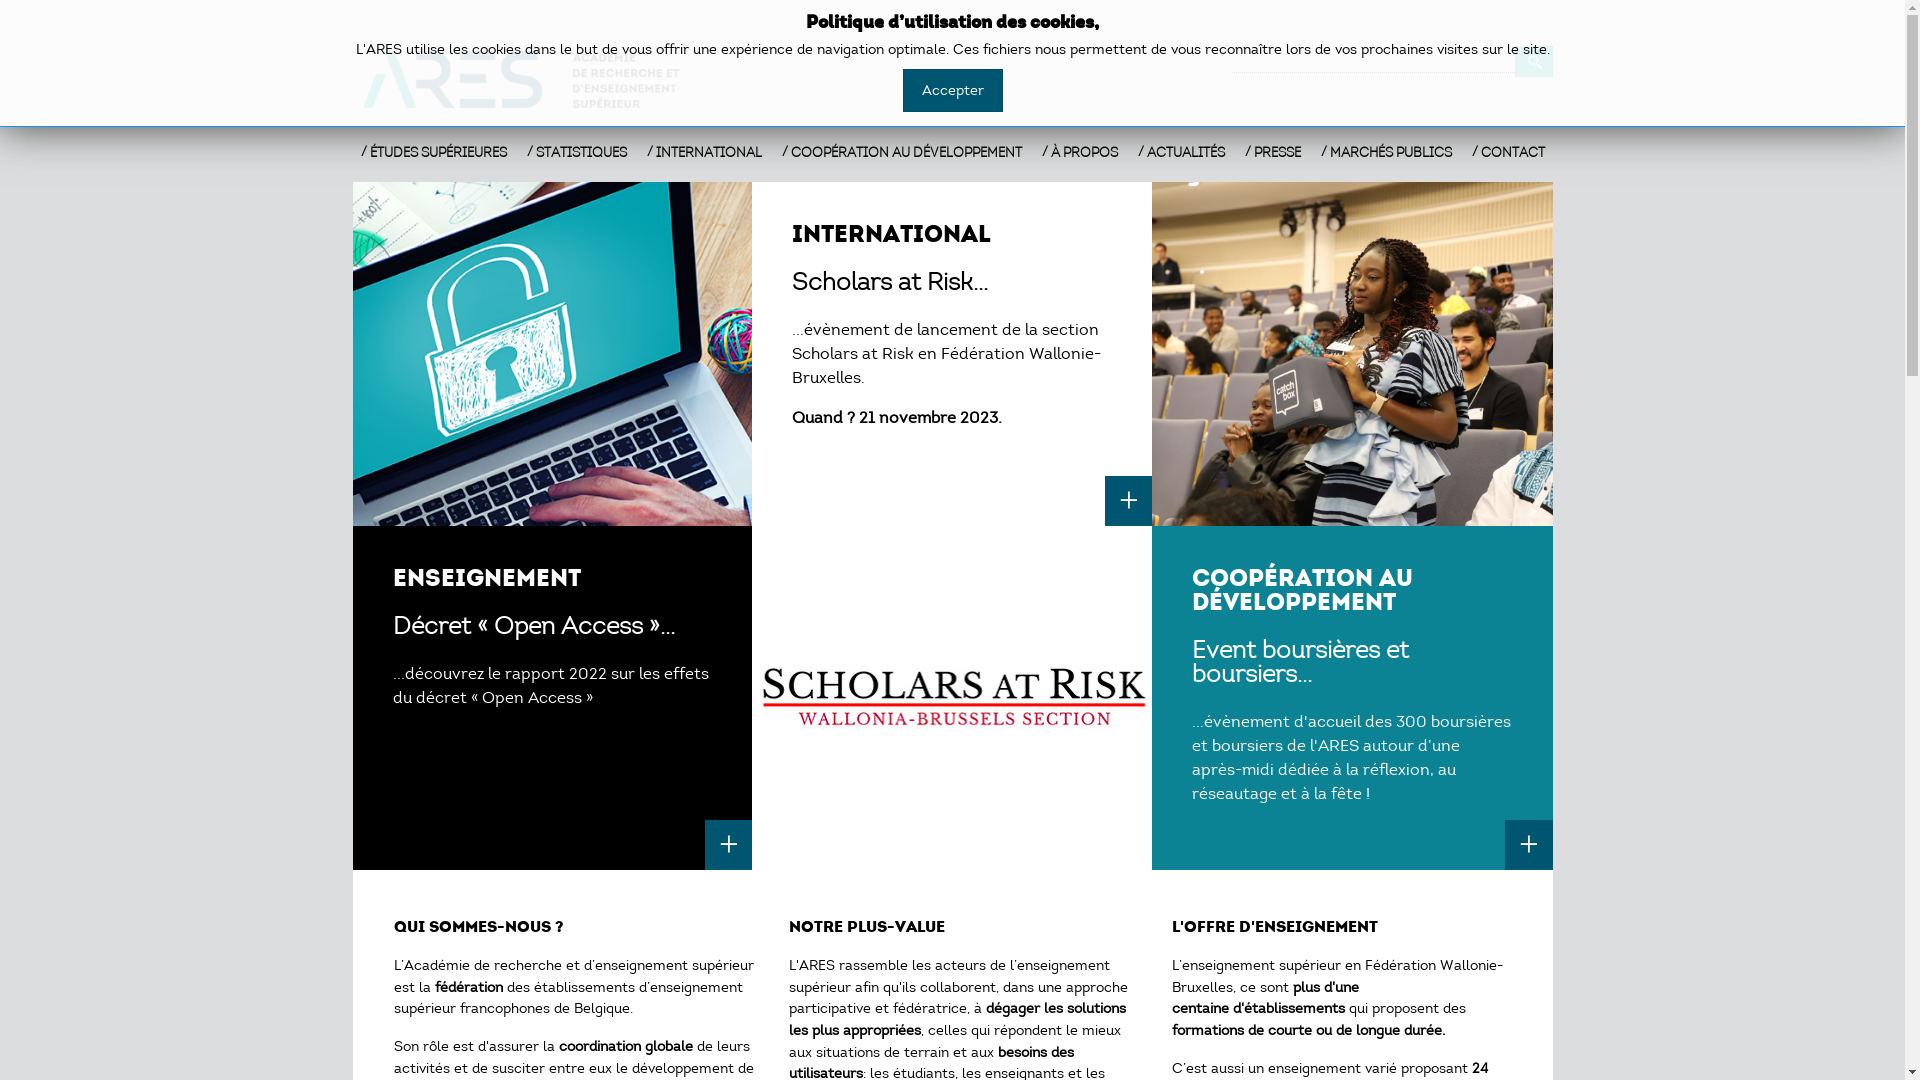  What do you see at coordinates (1242, 151) in the screenshot?
I see `'PRESSE'` at bounding box center [1242, 151].